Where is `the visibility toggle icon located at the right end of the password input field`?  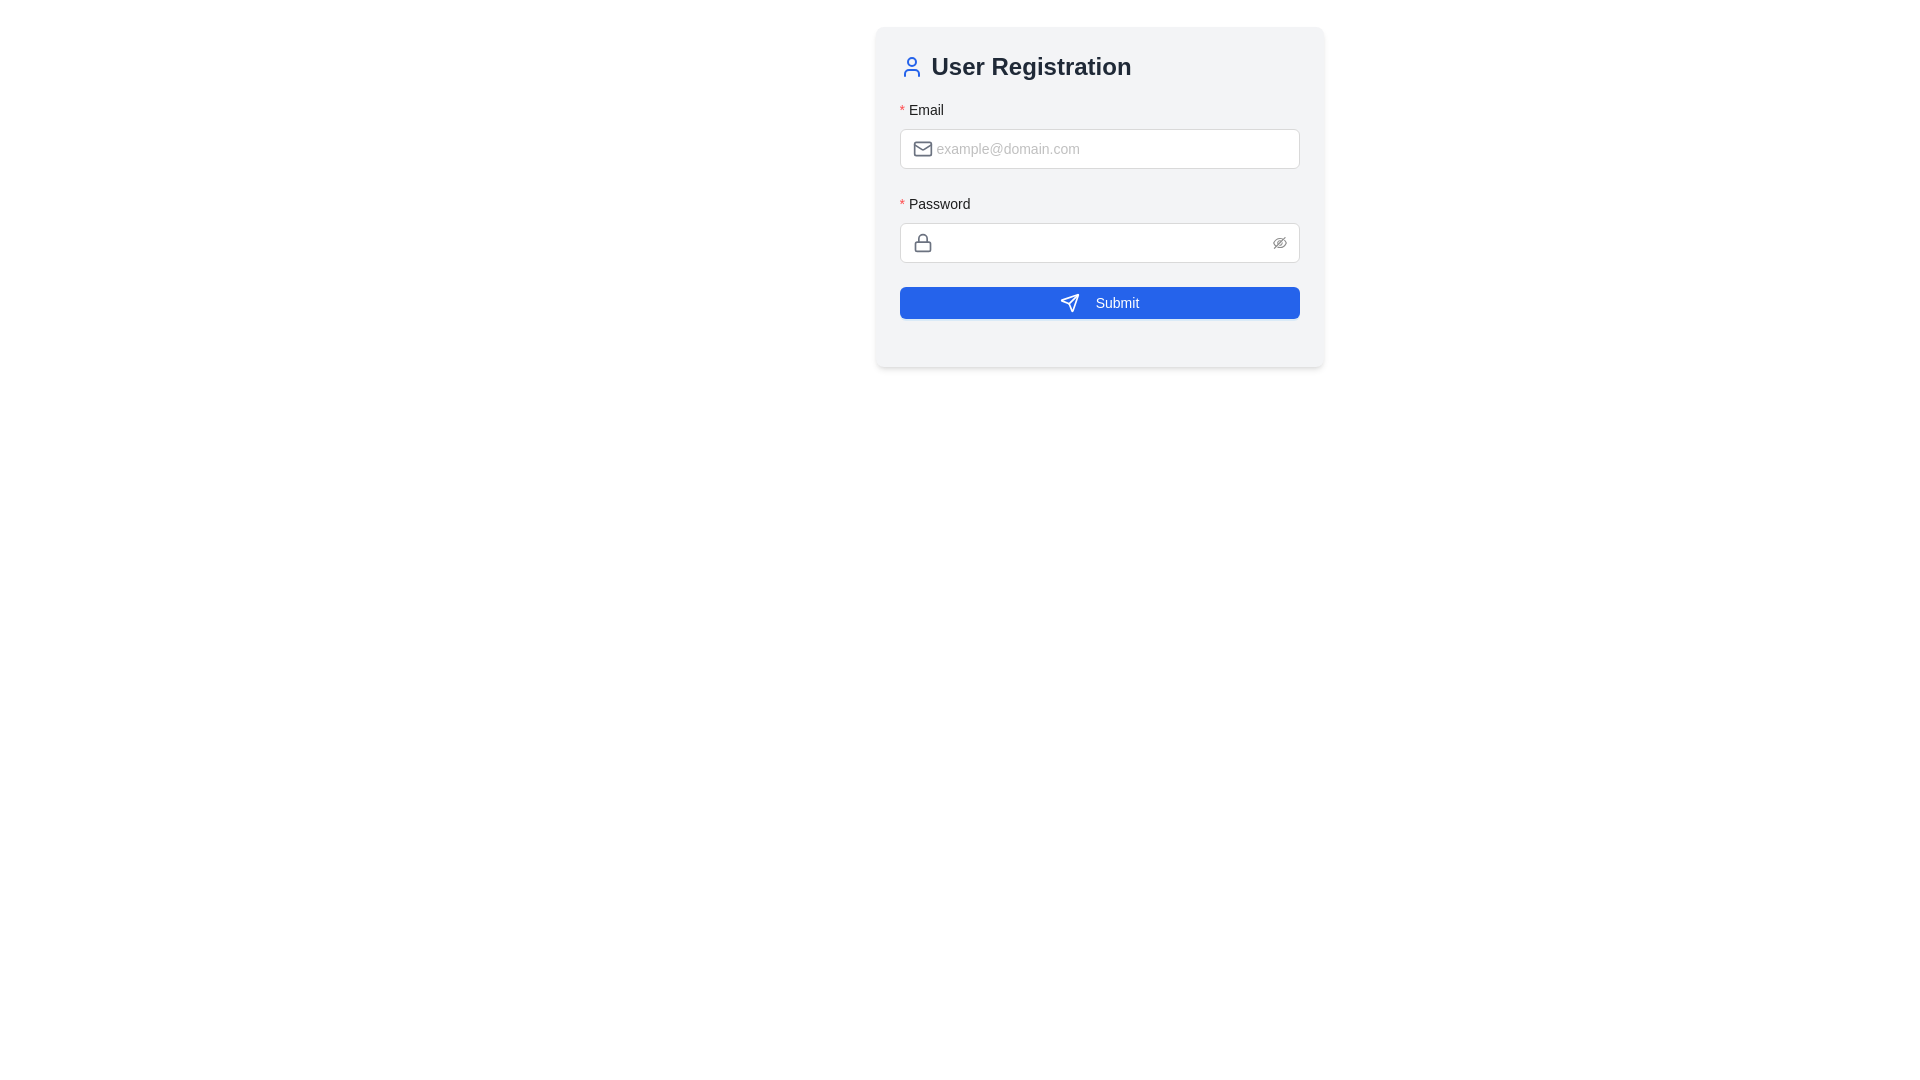
the visibility toggle icon located at the right end of the password input field is located at coordinates (1278, 242).